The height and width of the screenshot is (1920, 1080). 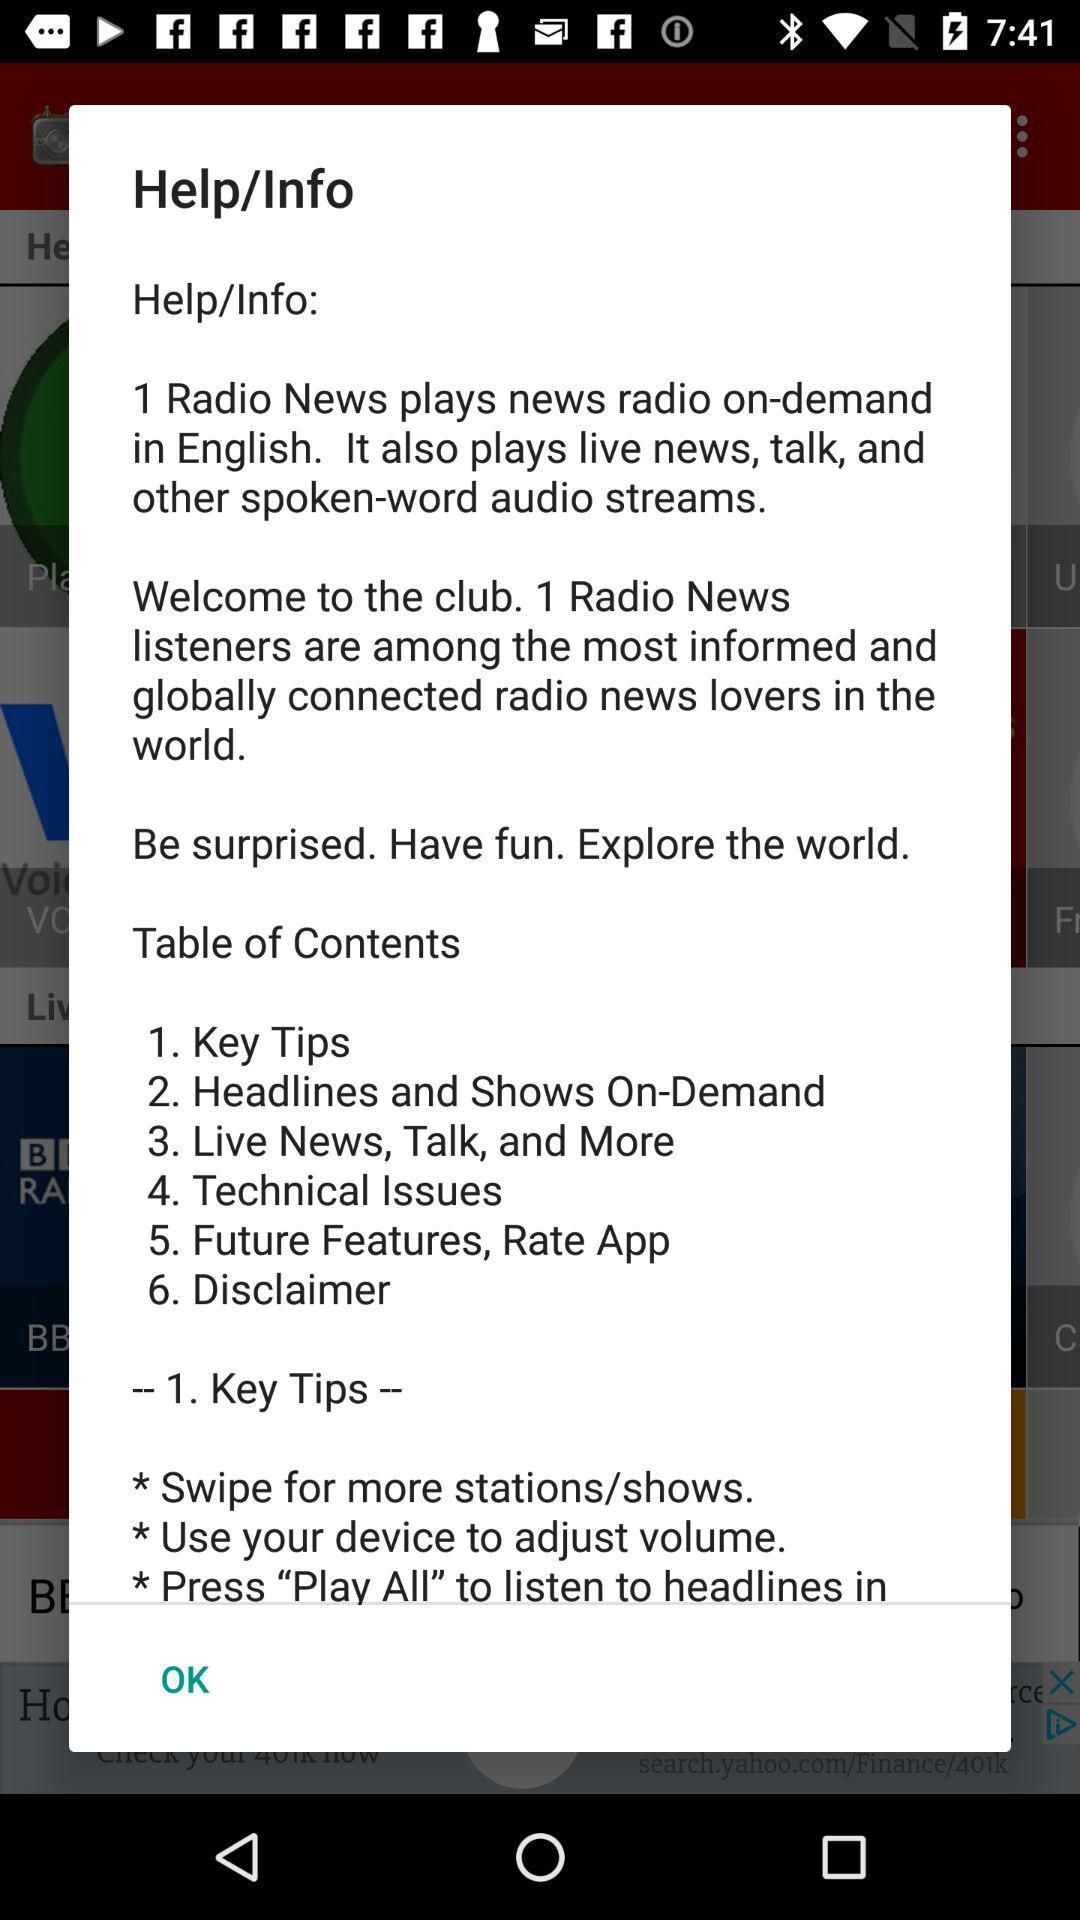 I want to click on item at the bottom left corner, so click(x=184, y=1678).